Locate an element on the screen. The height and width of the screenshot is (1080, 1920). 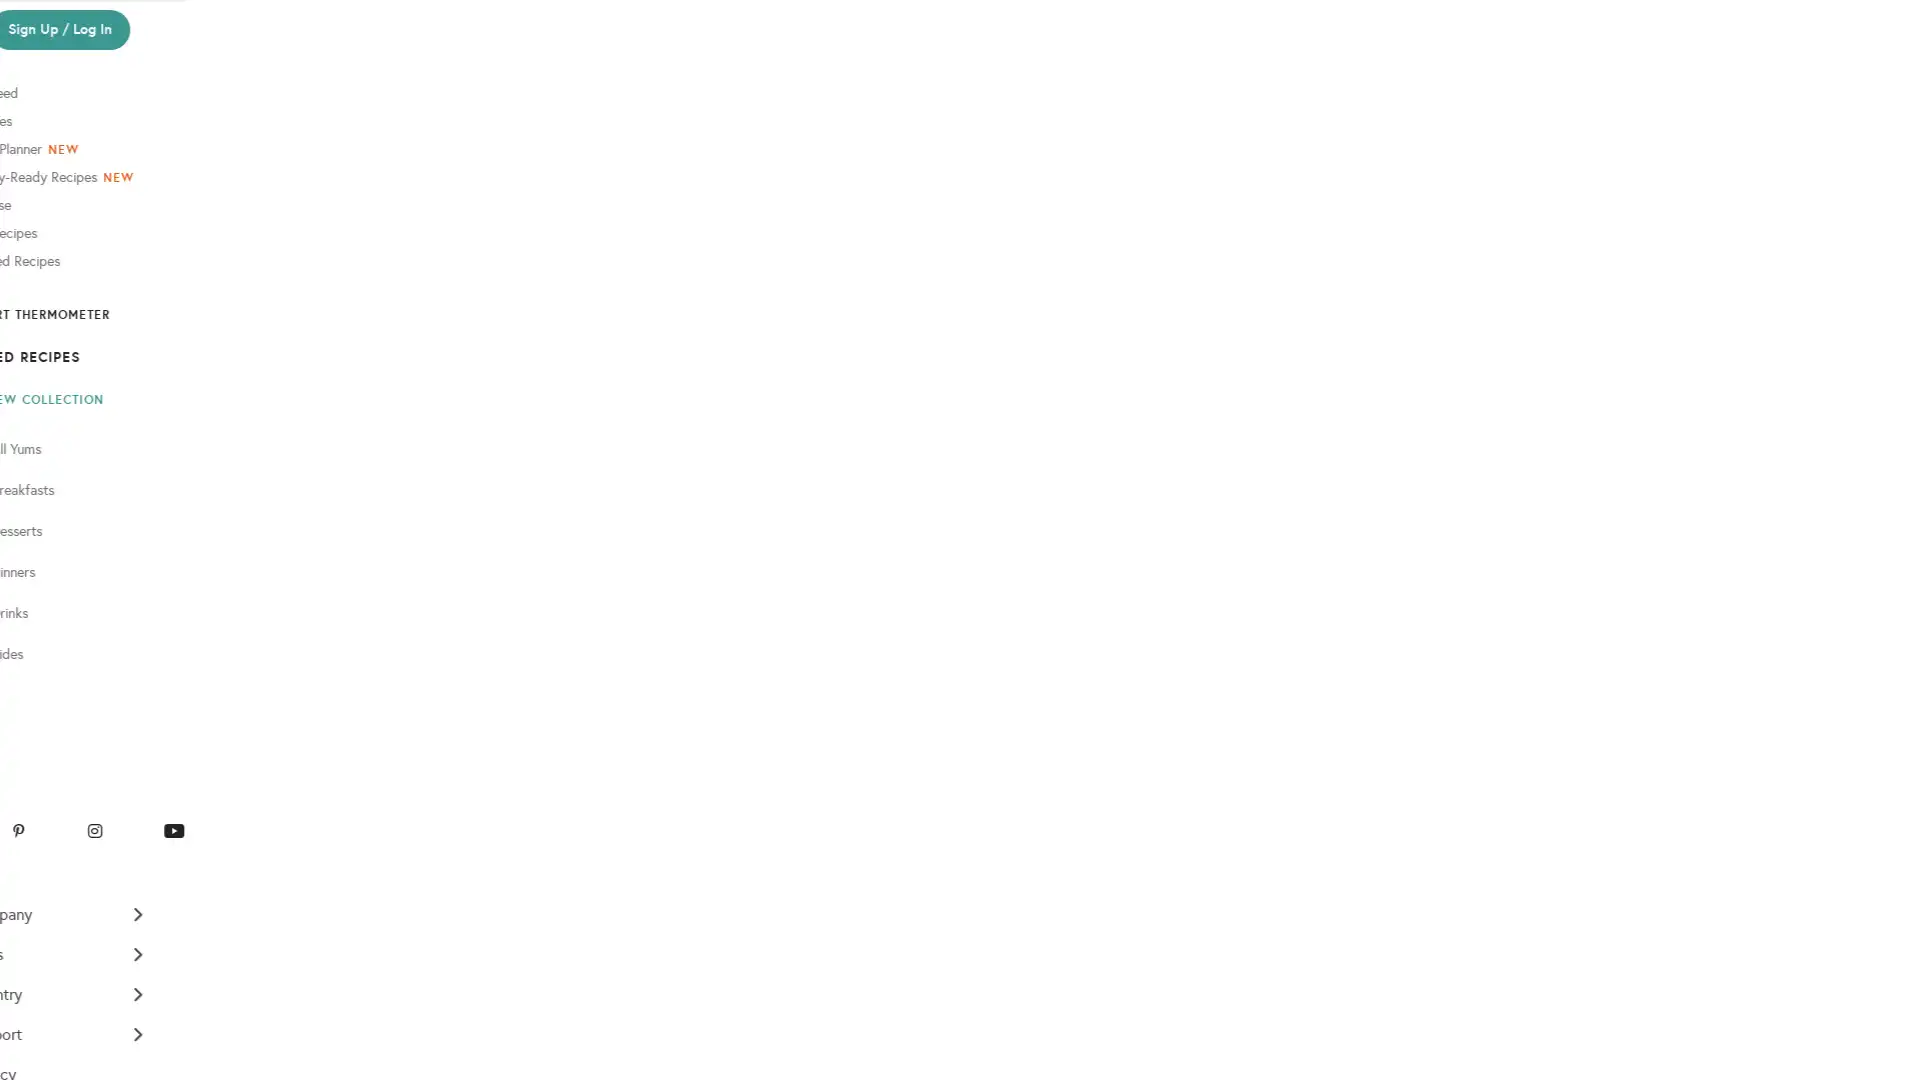
Open Additional Navigation Options is located at coordinates (106, 982).